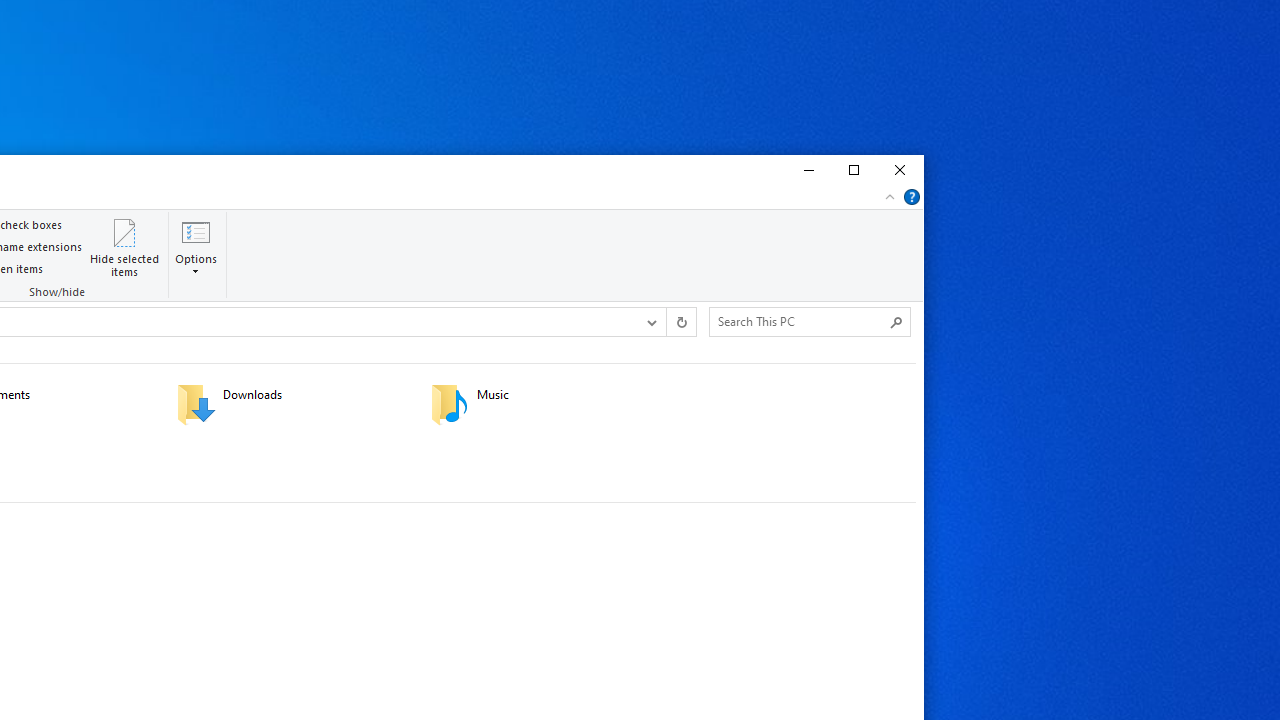 Image resolution: width=1280 pixels, height=720 pixels. I want to click on 'Hide selected items', so click(124, 245).